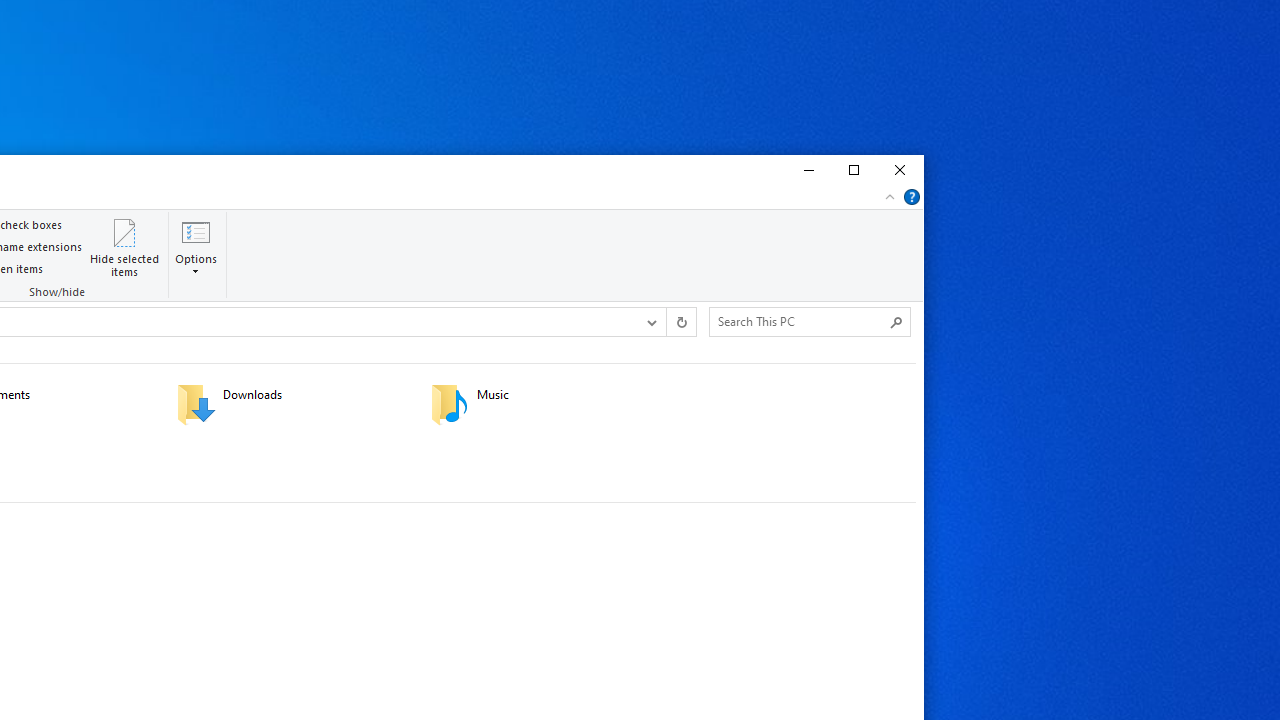 Image resolution: width=1280 pixels, height=720 pixels. I want to click on 'Hide selected items', so click(124, 245).